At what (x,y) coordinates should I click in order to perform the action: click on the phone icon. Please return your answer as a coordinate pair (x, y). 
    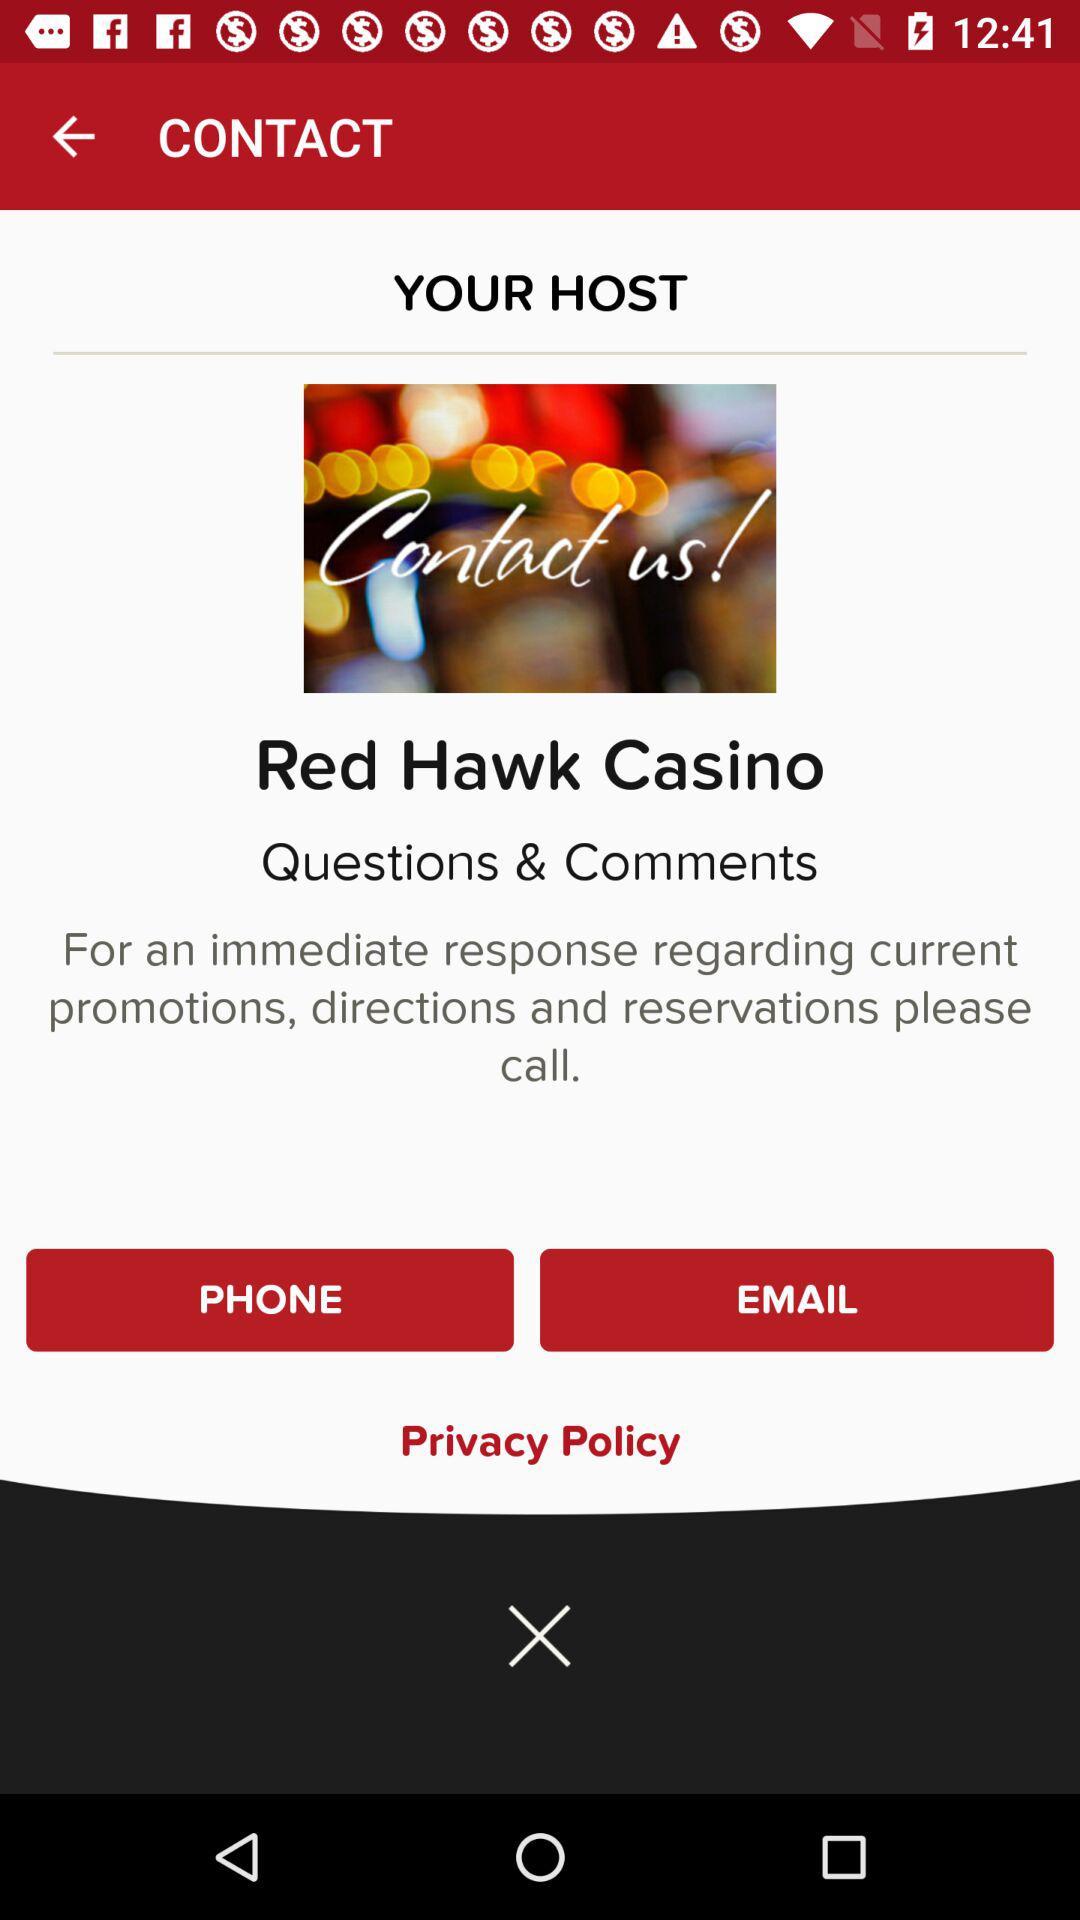
    Looking at the image, I should click on (270, 1300).